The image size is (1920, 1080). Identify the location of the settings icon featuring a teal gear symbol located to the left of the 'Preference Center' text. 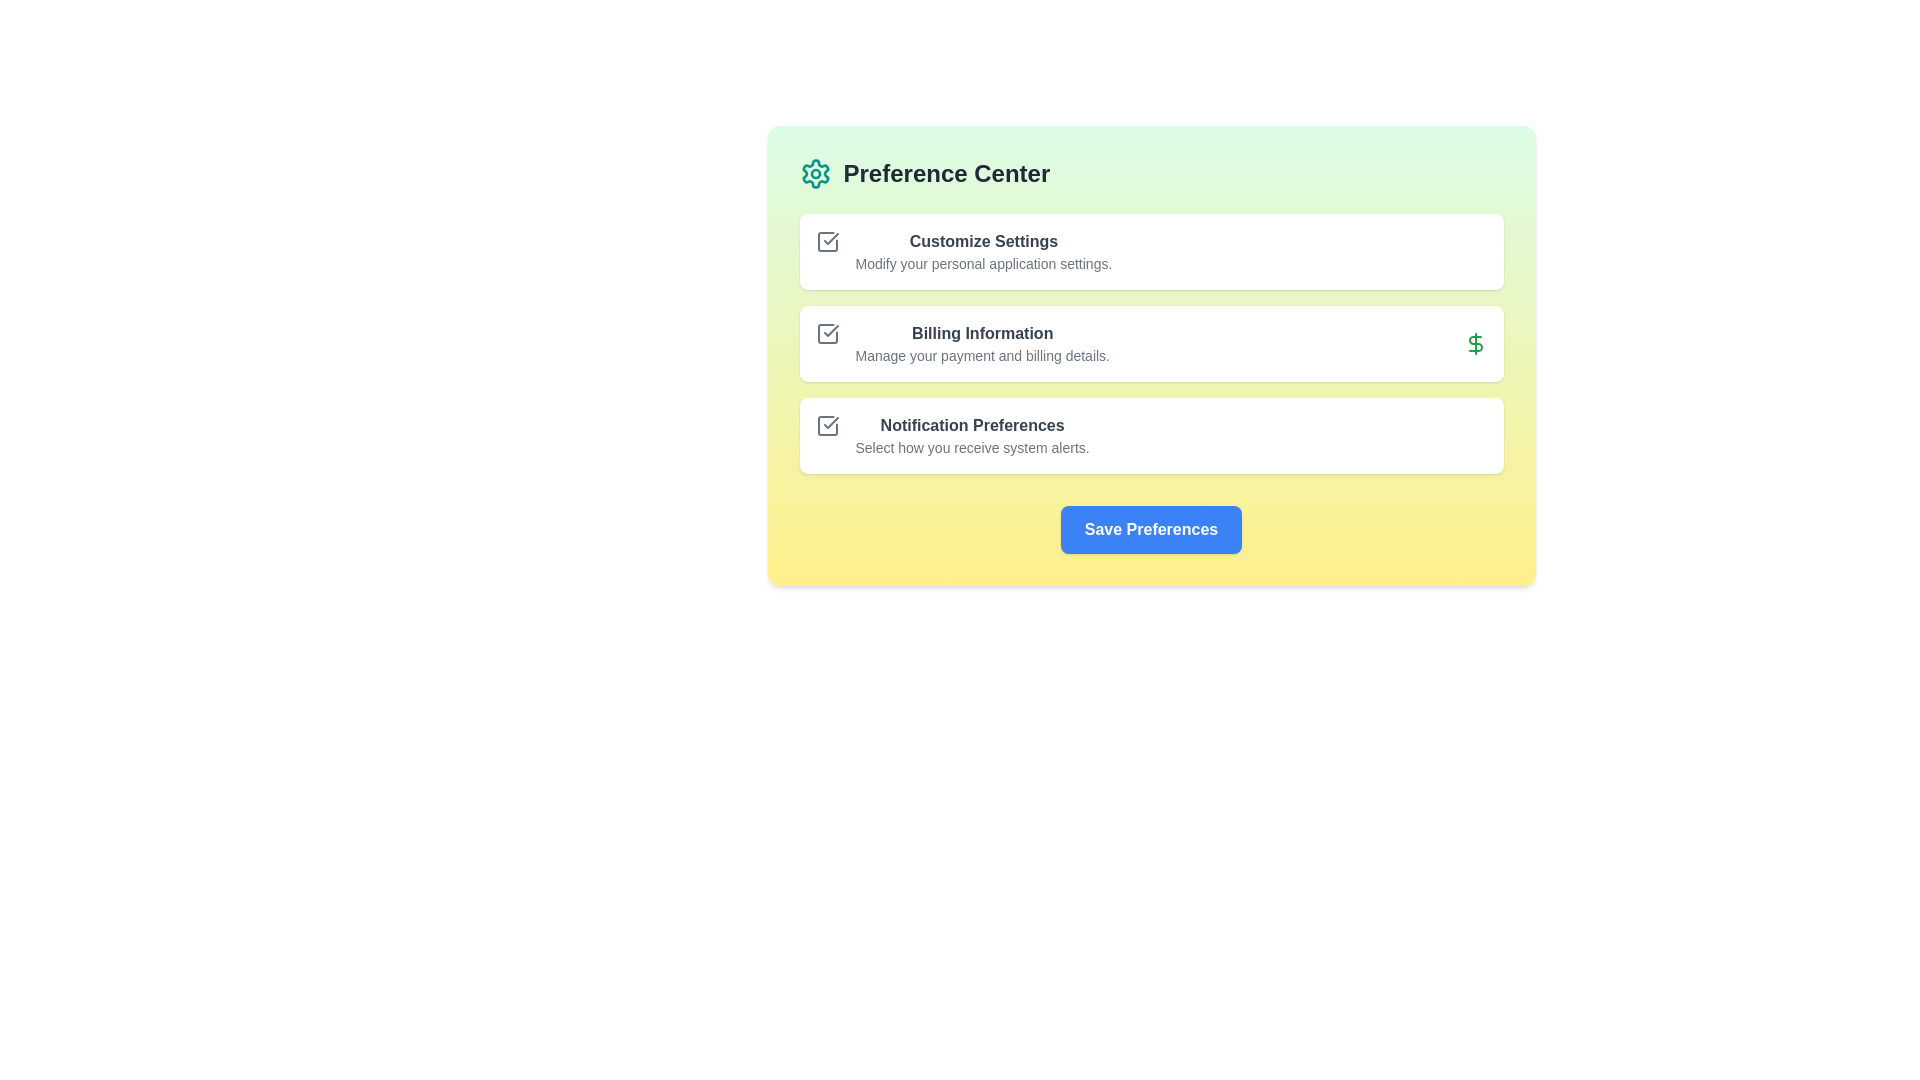
(815, 172).